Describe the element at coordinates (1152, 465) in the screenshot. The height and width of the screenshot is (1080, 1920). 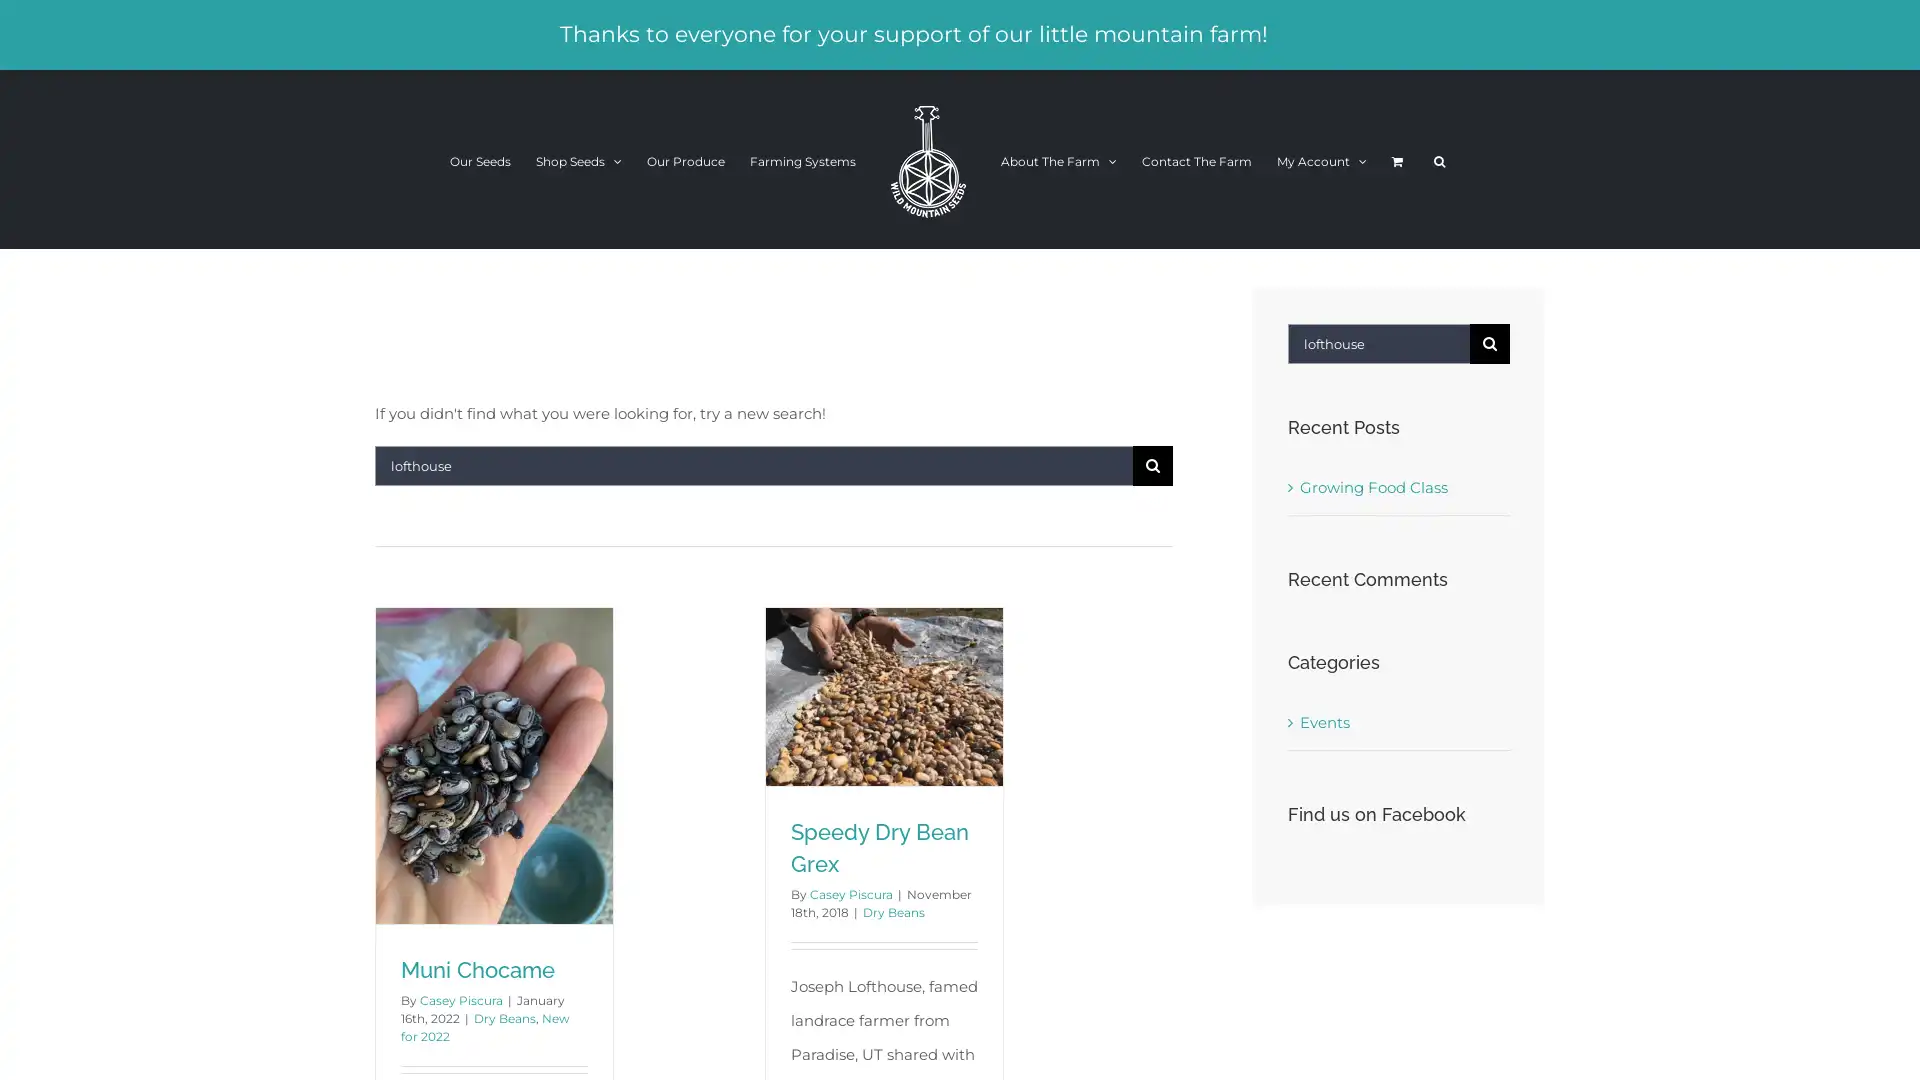
I see `Search` at that location.